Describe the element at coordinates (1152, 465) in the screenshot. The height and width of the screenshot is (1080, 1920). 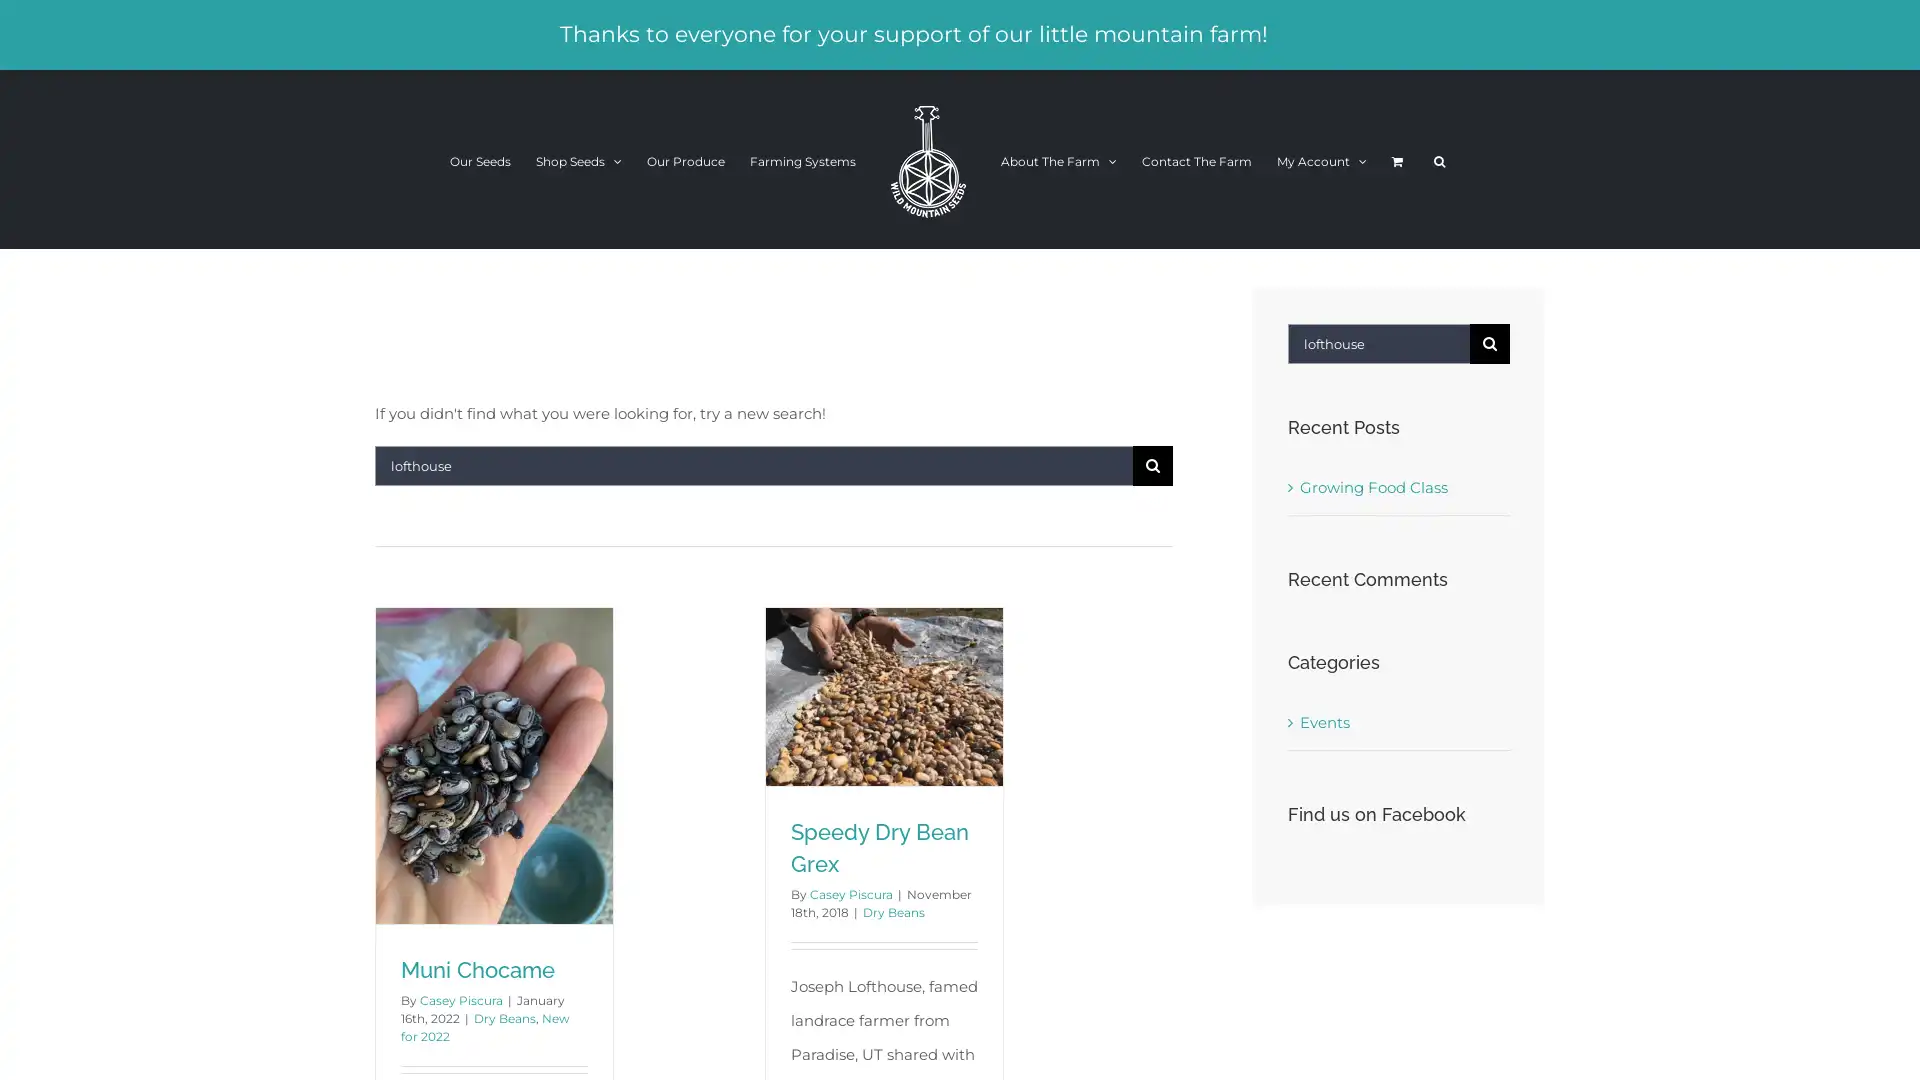
I see `Search` at that location.